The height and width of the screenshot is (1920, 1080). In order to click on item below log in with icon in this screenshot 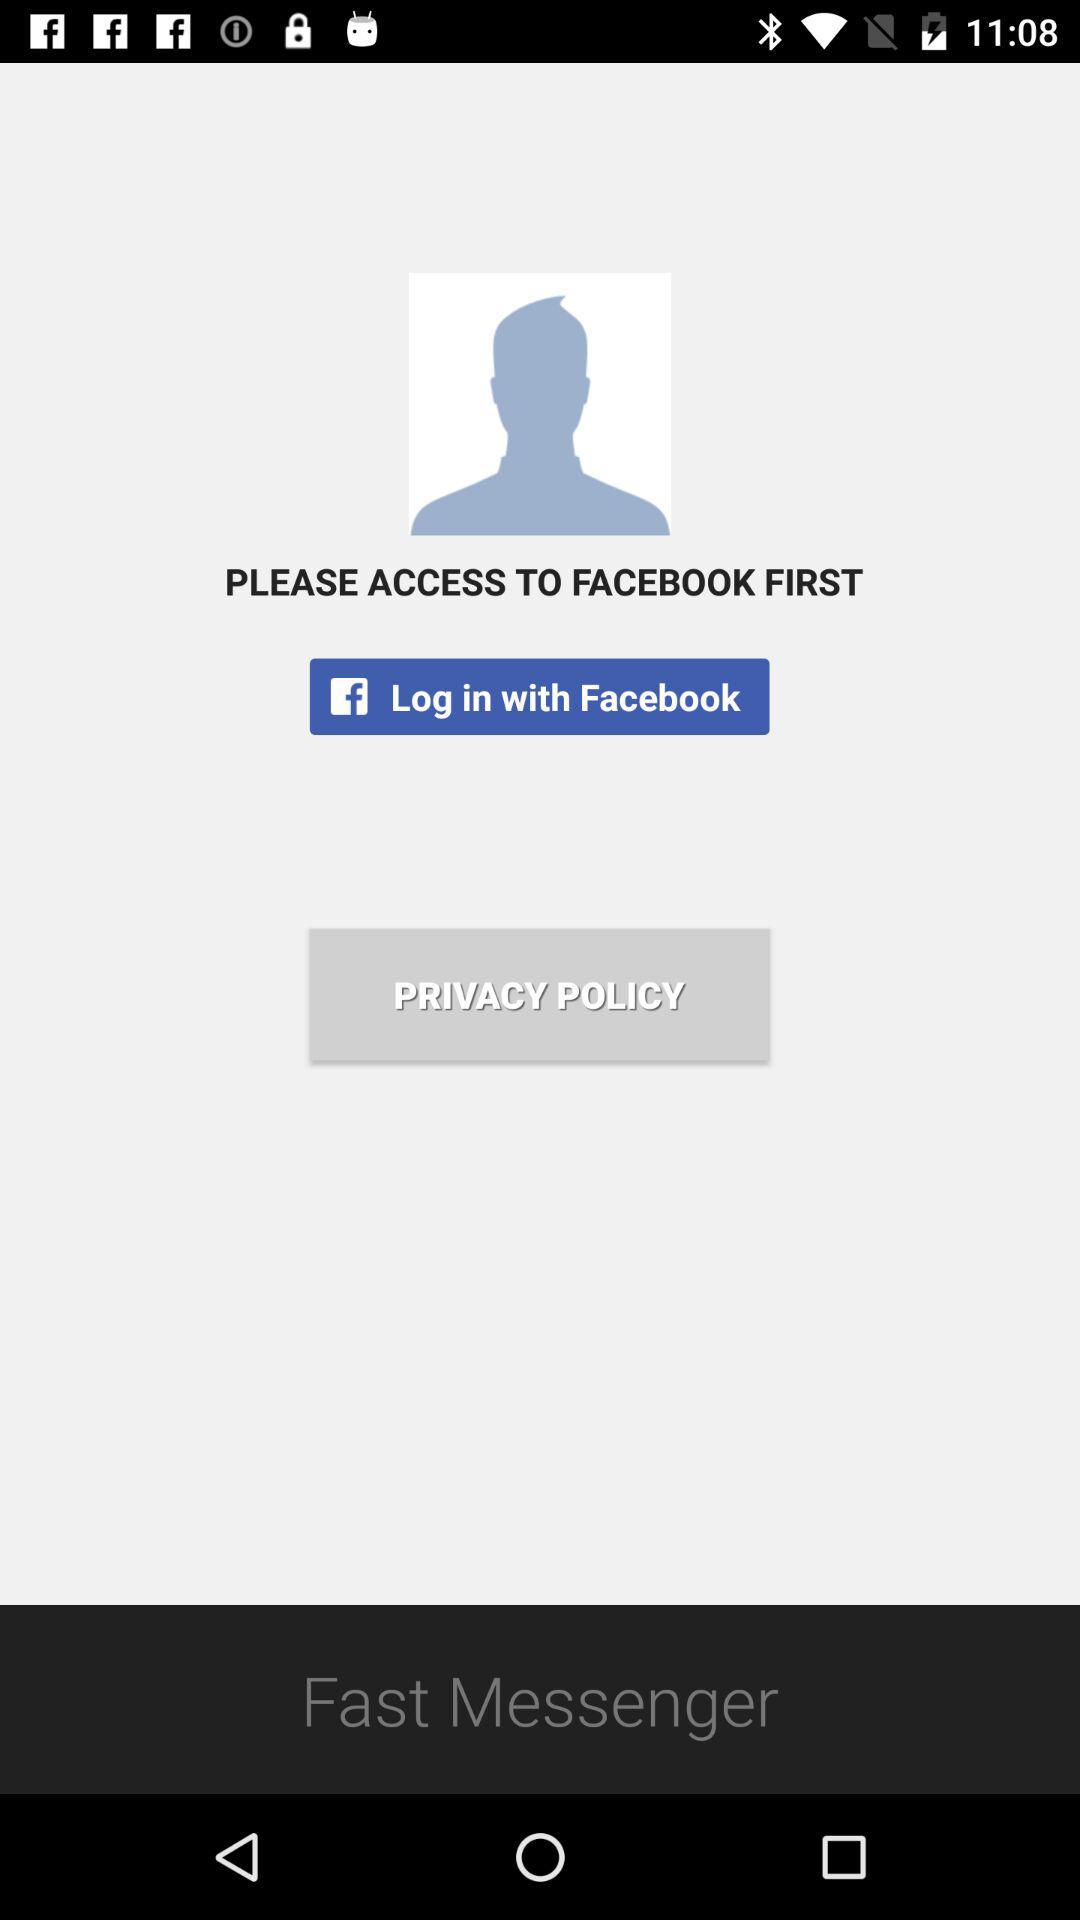, I will do `click(538, 994)`.